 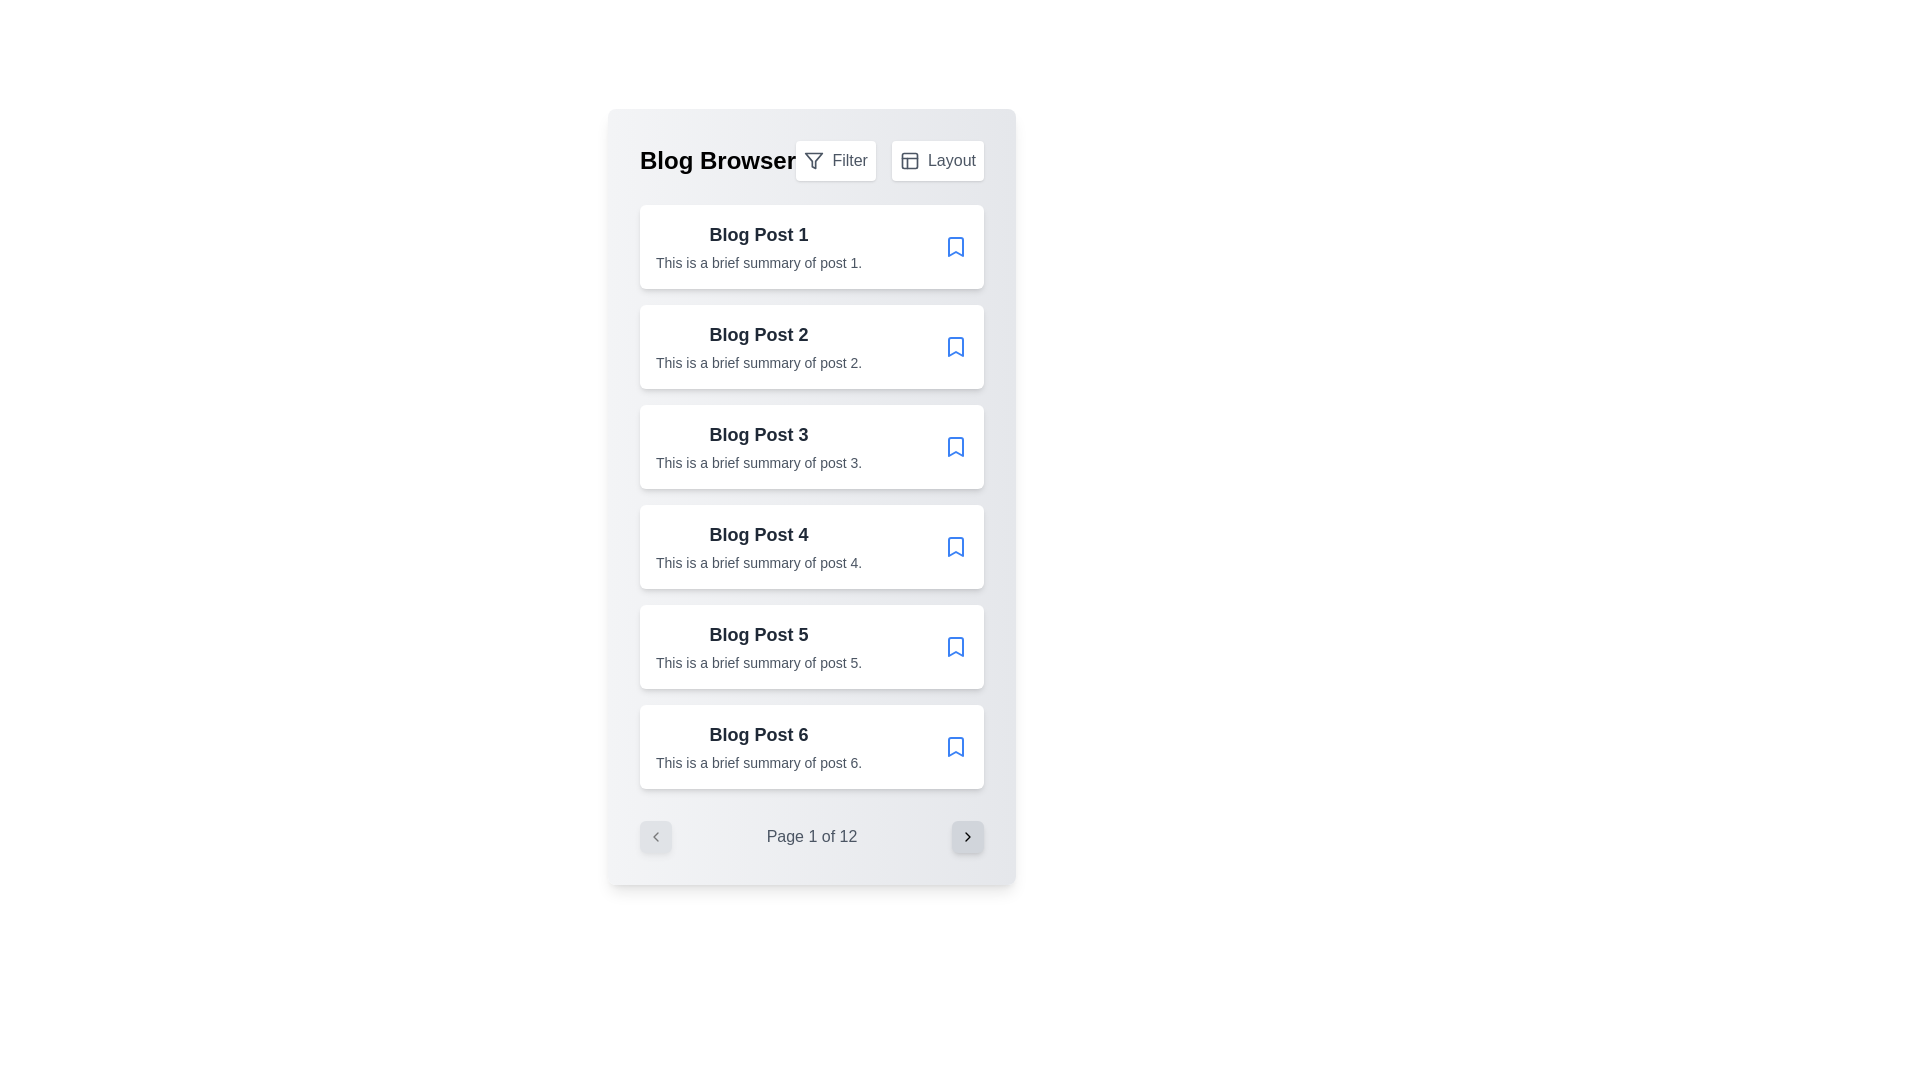 I want to click on the bookmark icon located at the right edge near the top of the 'Blog Post 3' card, so click(x=954, y=446).